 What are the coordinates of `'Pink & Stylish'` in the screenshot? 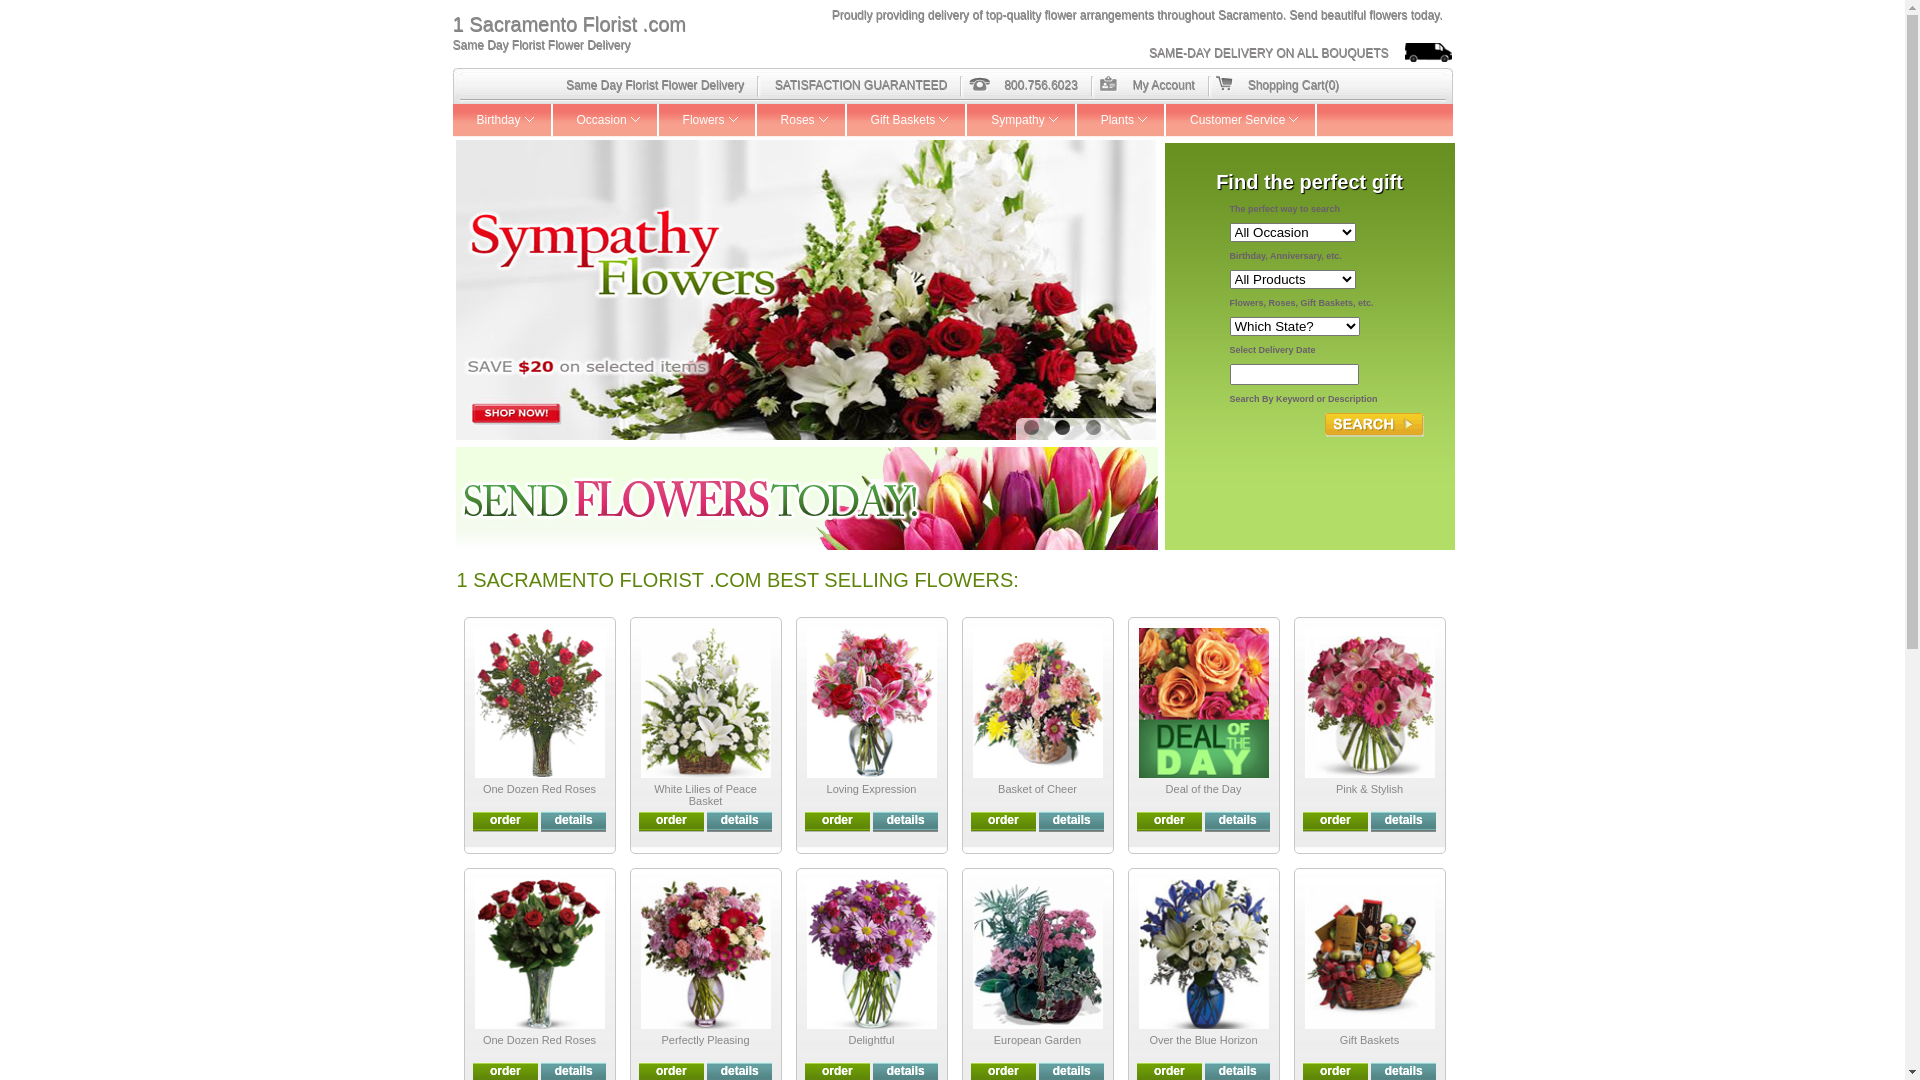 It's located at (1335, 788).